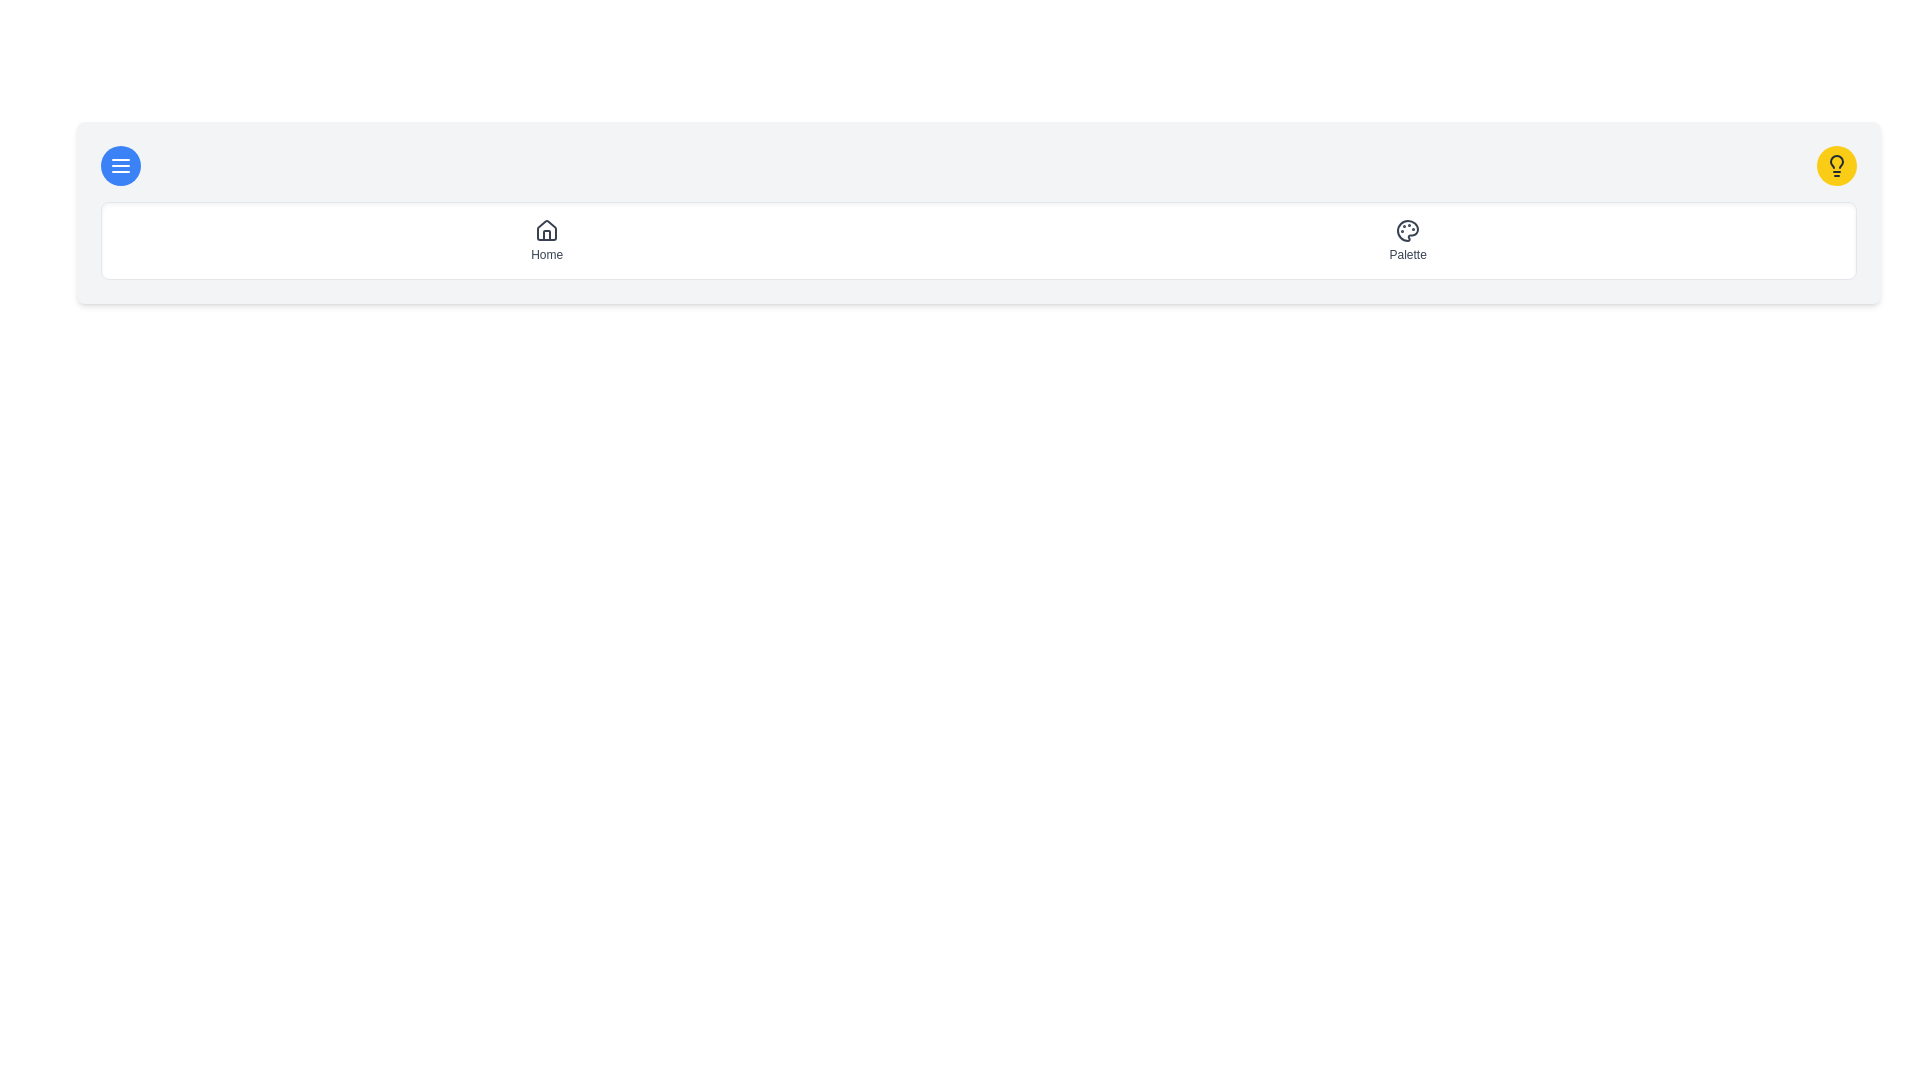  I want to click on the decorative Lightbulb SVG icon located at the top-right corner of the interface, so click(1837, 161).